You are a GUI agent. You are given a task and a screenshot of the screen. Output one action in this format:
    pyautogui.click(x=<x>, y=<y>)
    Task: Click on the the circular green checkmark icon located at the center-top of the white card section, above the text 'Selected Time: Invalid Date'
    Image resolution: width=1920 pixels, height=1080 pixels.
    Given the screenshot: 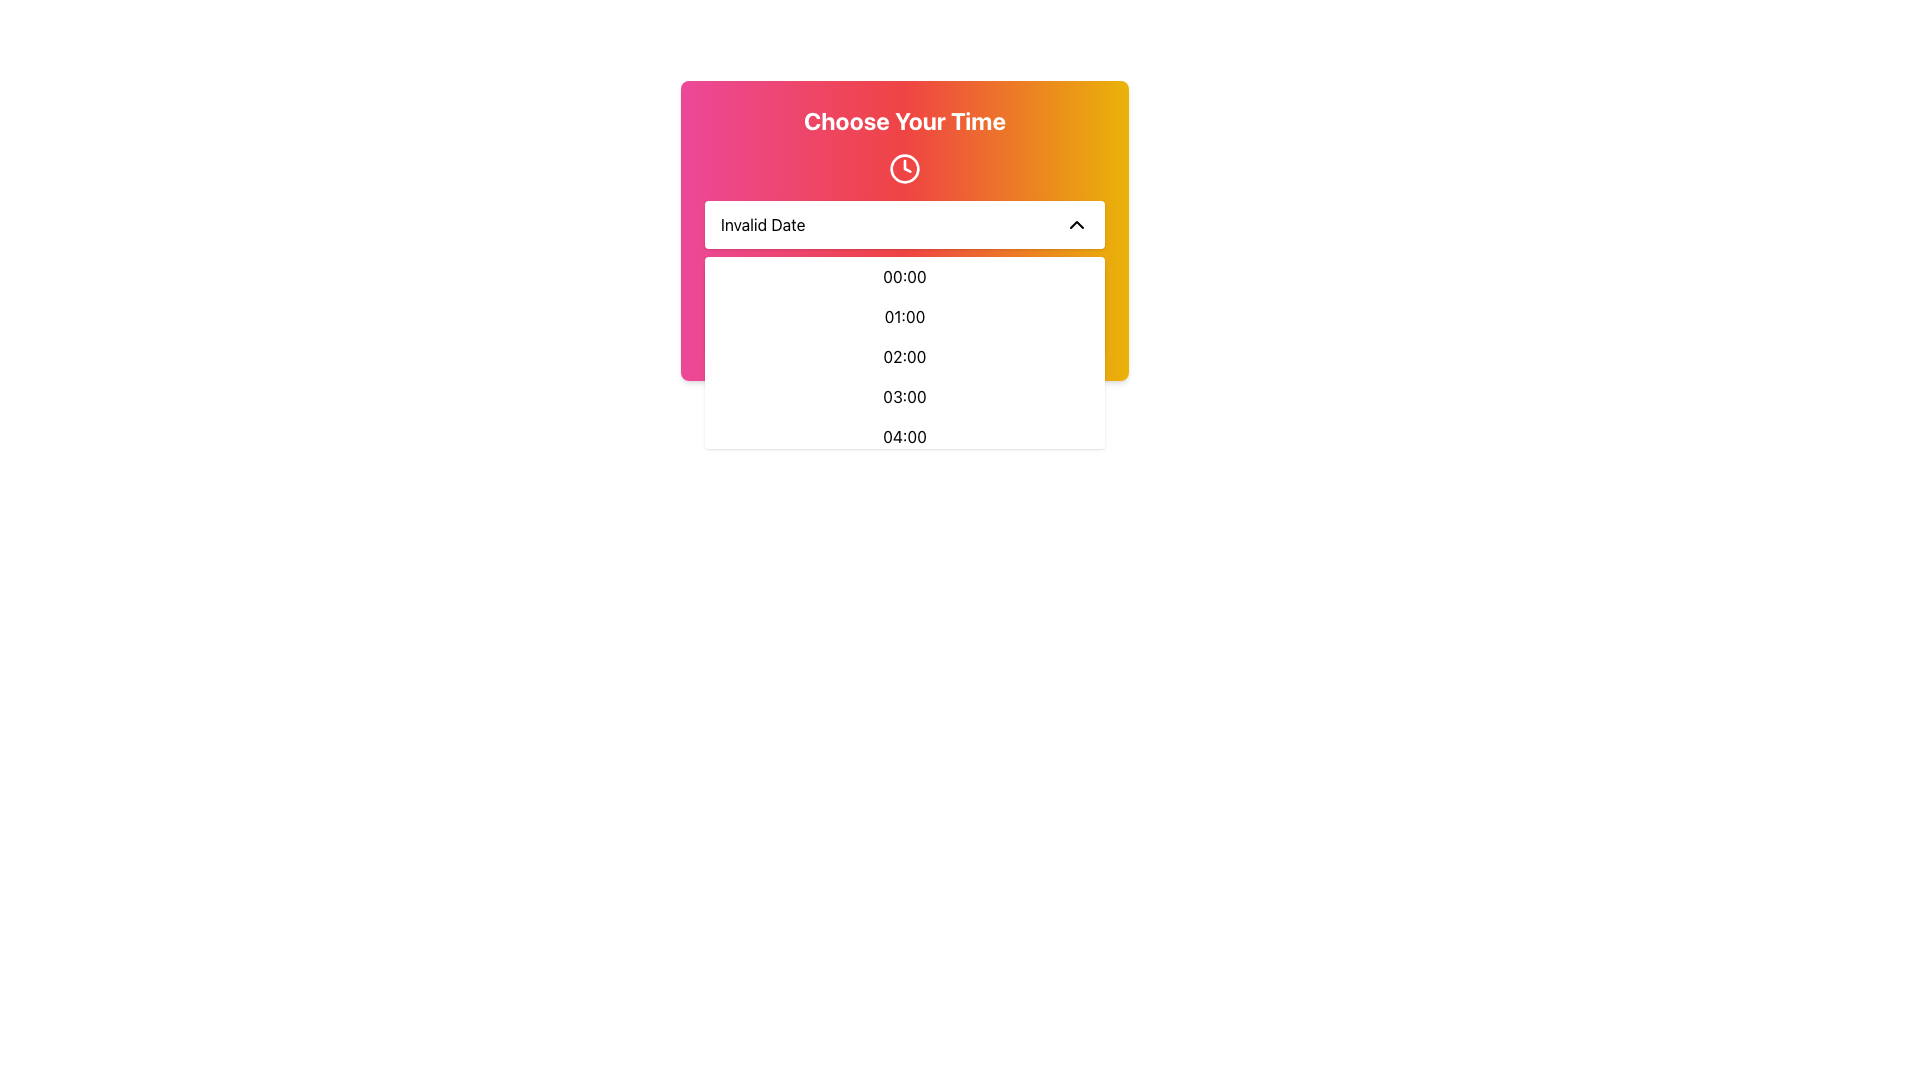 What is the action you would take?
    pyautogui.click(x=904, y=293)
    